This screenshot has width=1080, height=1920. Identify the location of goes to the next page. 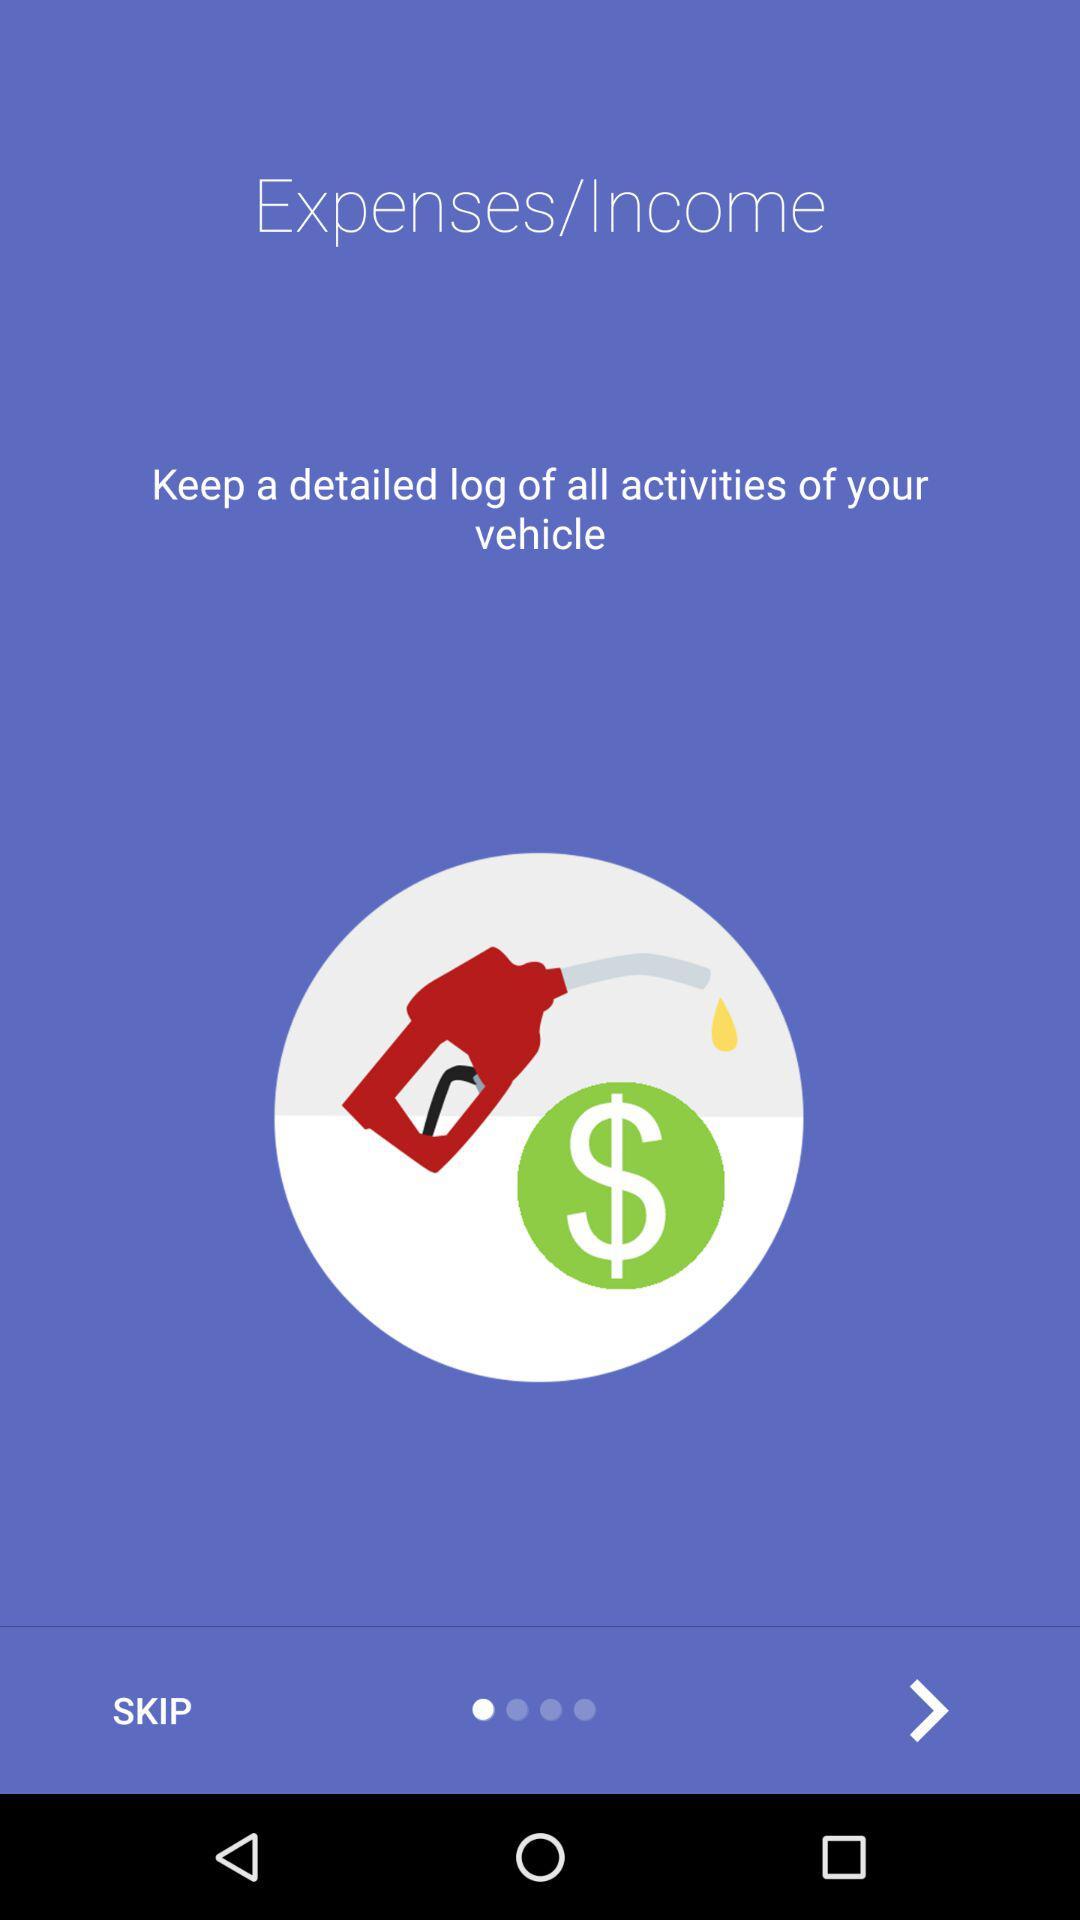
(927, 1709).